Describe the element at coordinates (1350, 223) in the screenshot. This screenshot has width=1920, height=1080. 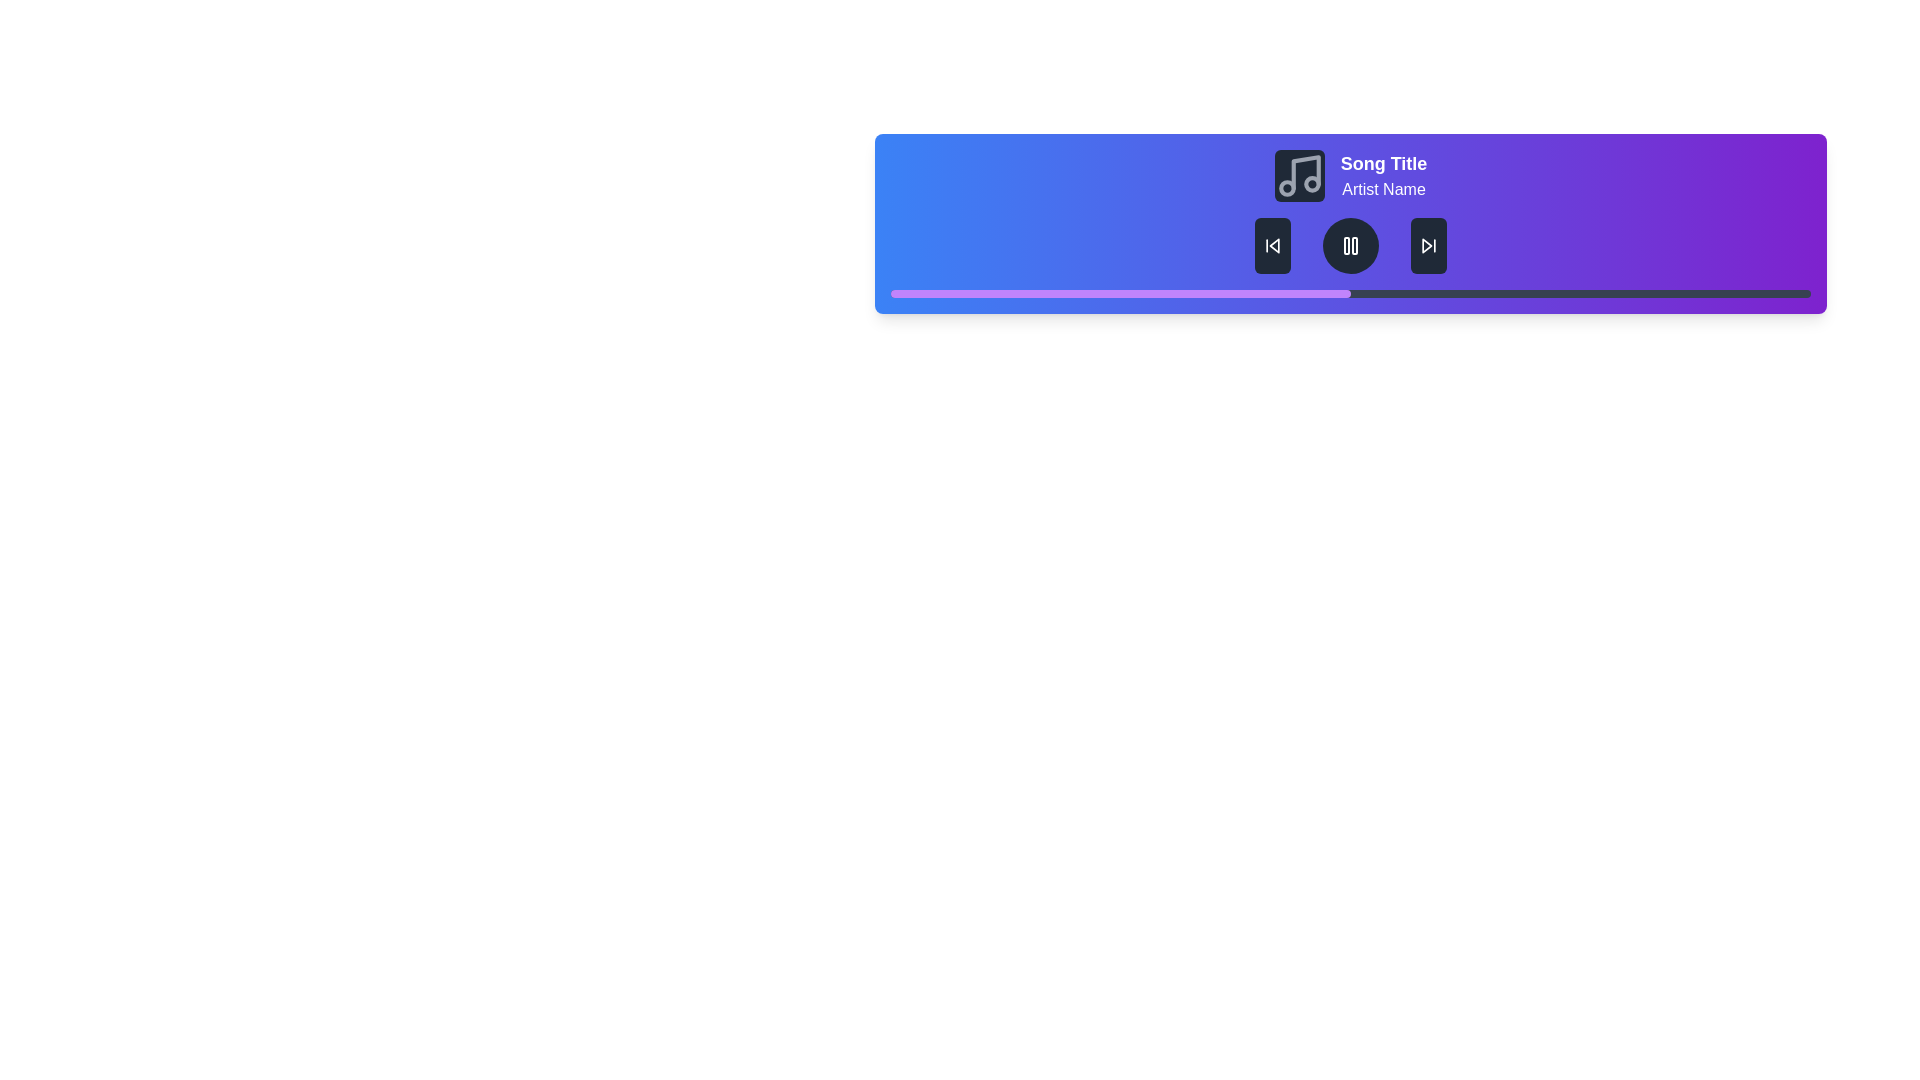
I see `the media playback section that displays the song title and artist name, along with playback controls and progress indication` at that location.